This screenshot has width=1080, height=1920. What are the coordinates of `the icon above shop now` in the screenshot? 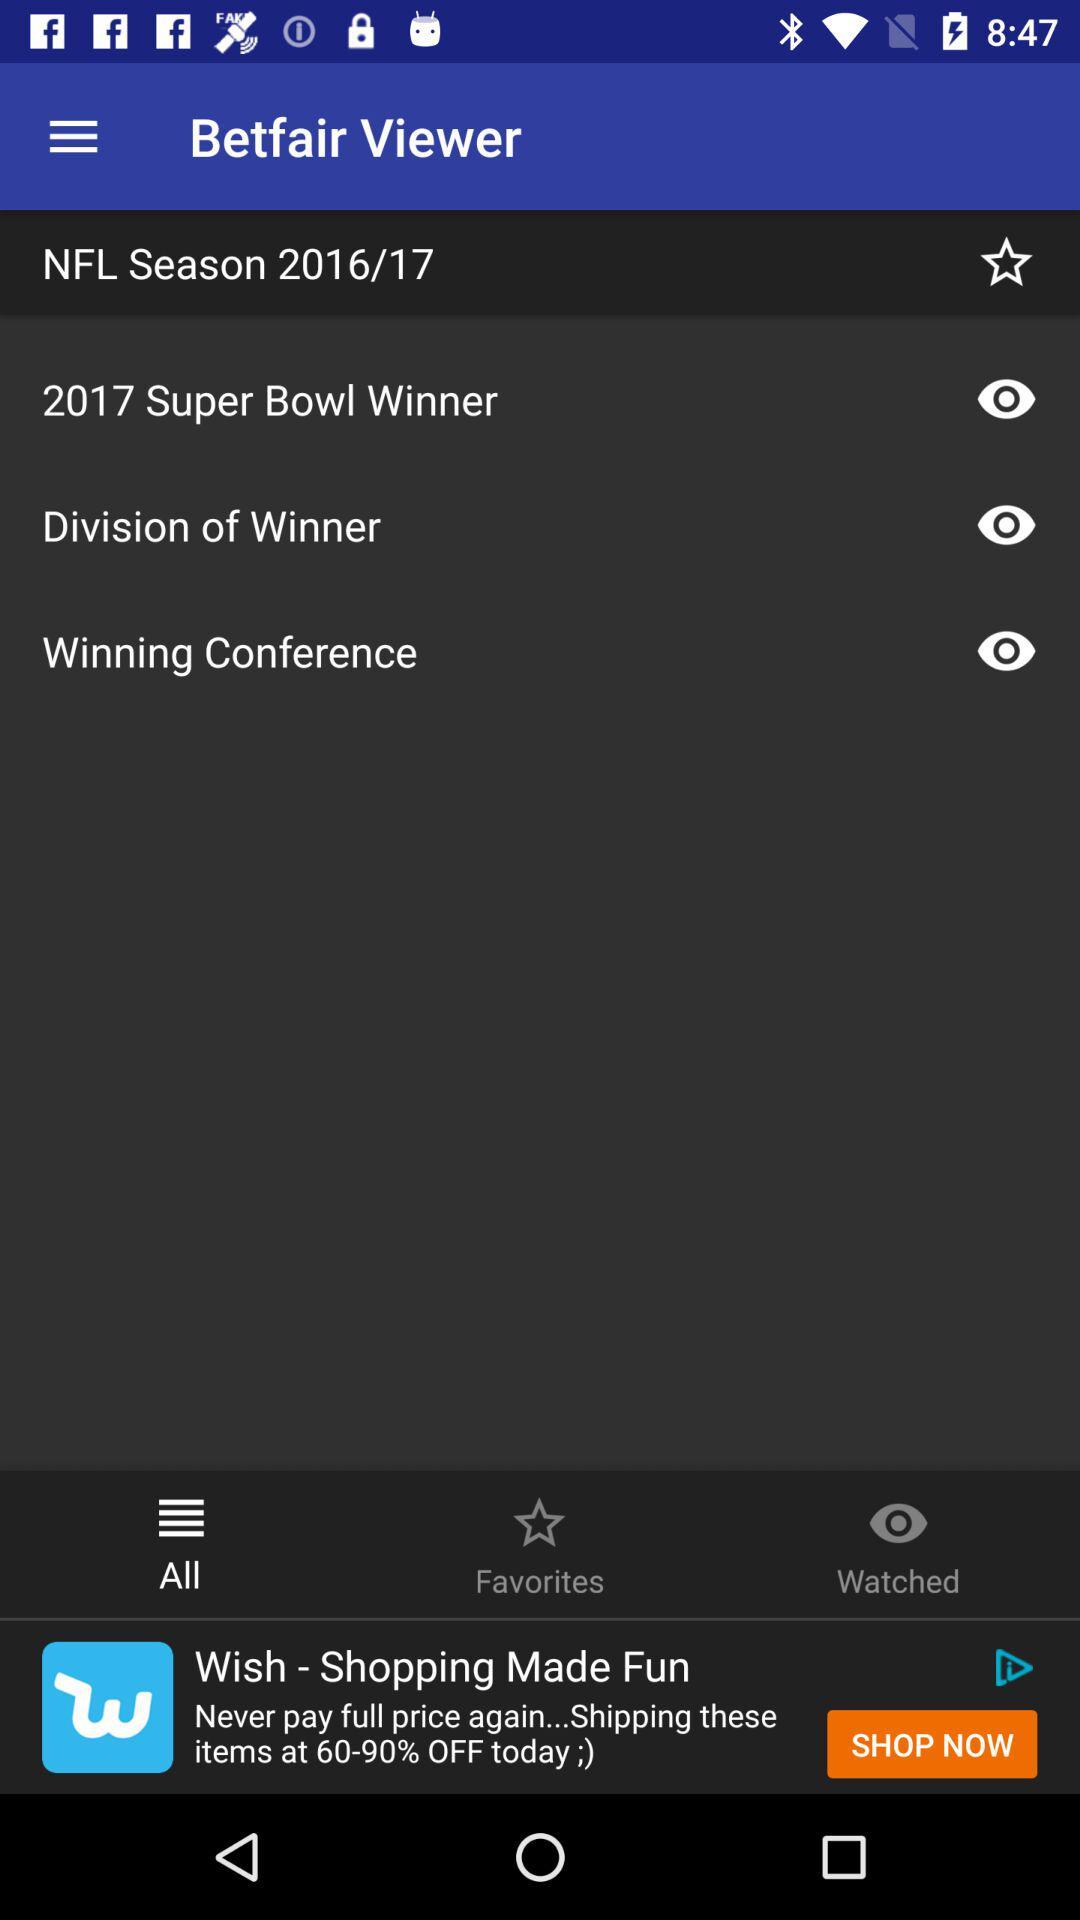 It's located at (1011, 1668).